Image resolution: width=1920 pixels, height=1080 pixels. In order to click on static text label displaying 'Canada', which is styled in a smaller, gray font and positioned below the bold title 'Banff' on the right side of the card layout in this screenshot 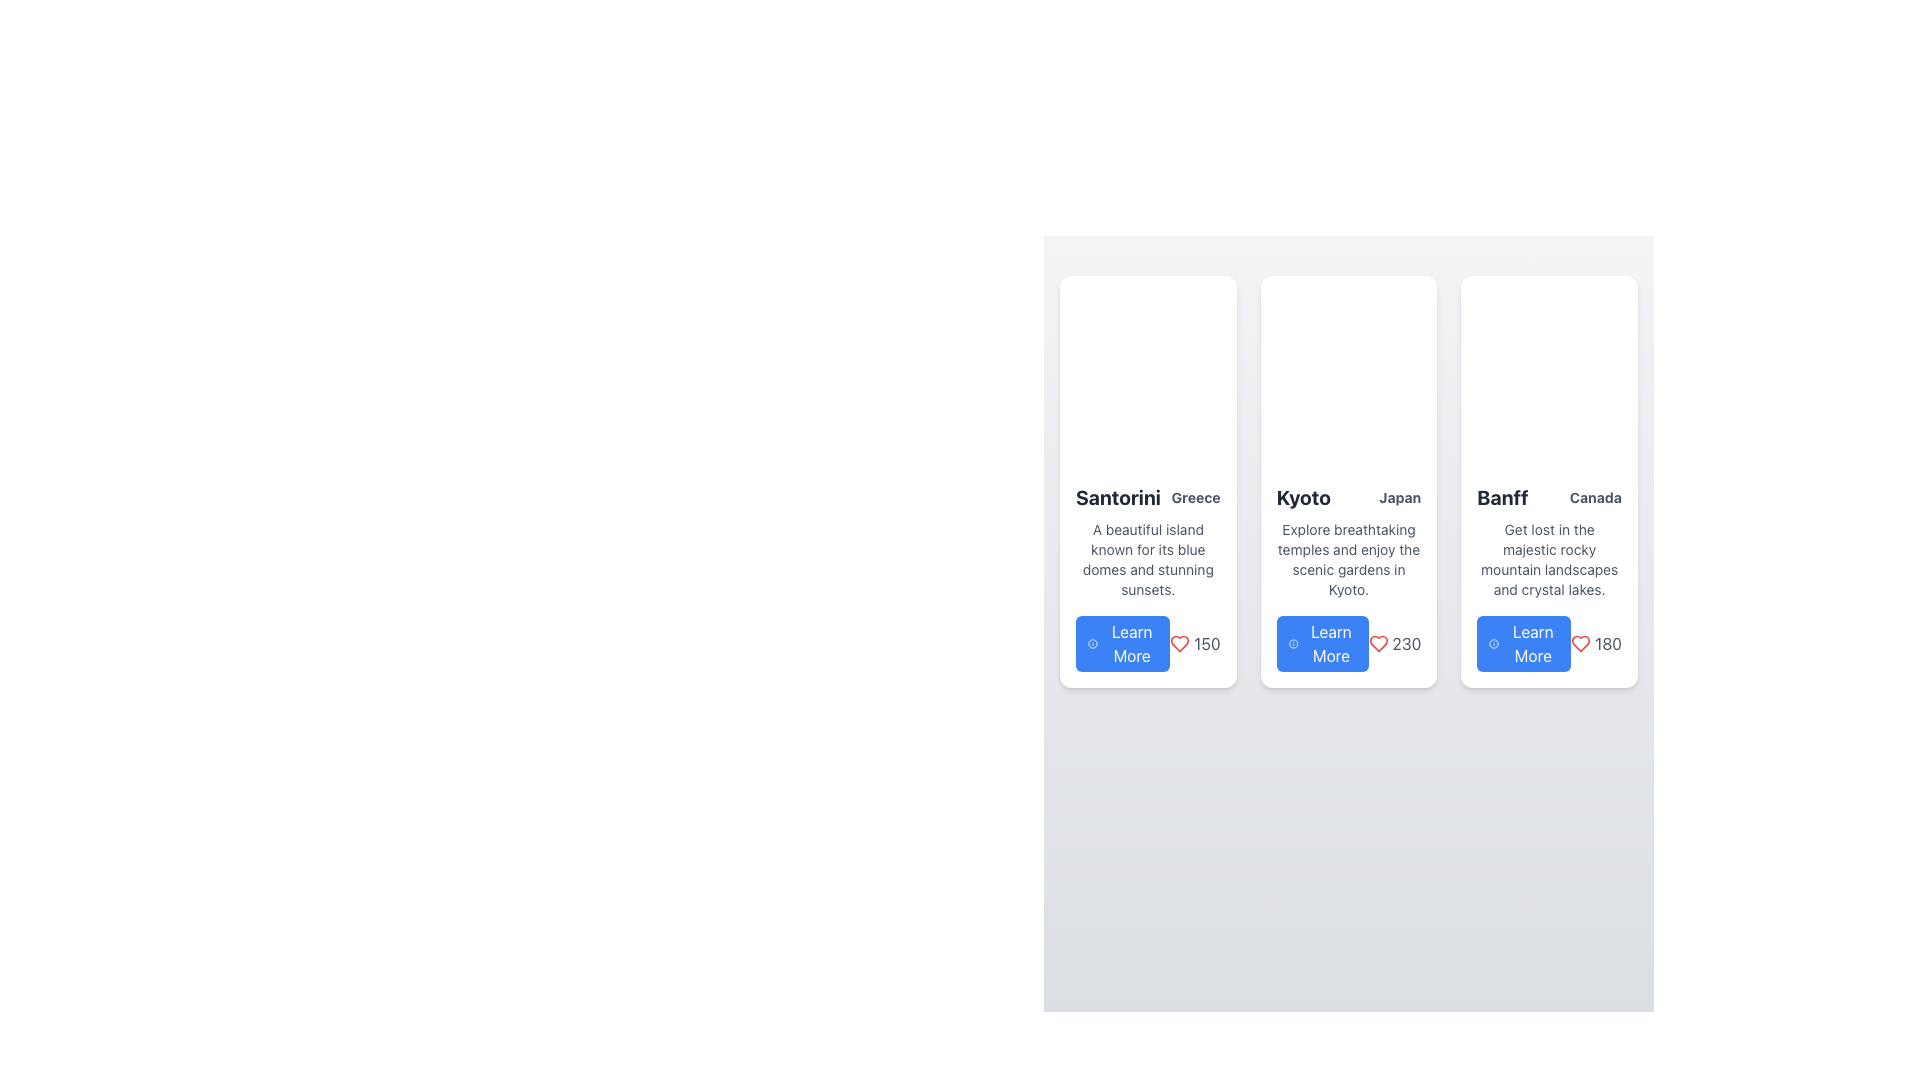, I will do `click(1594, 496)`.